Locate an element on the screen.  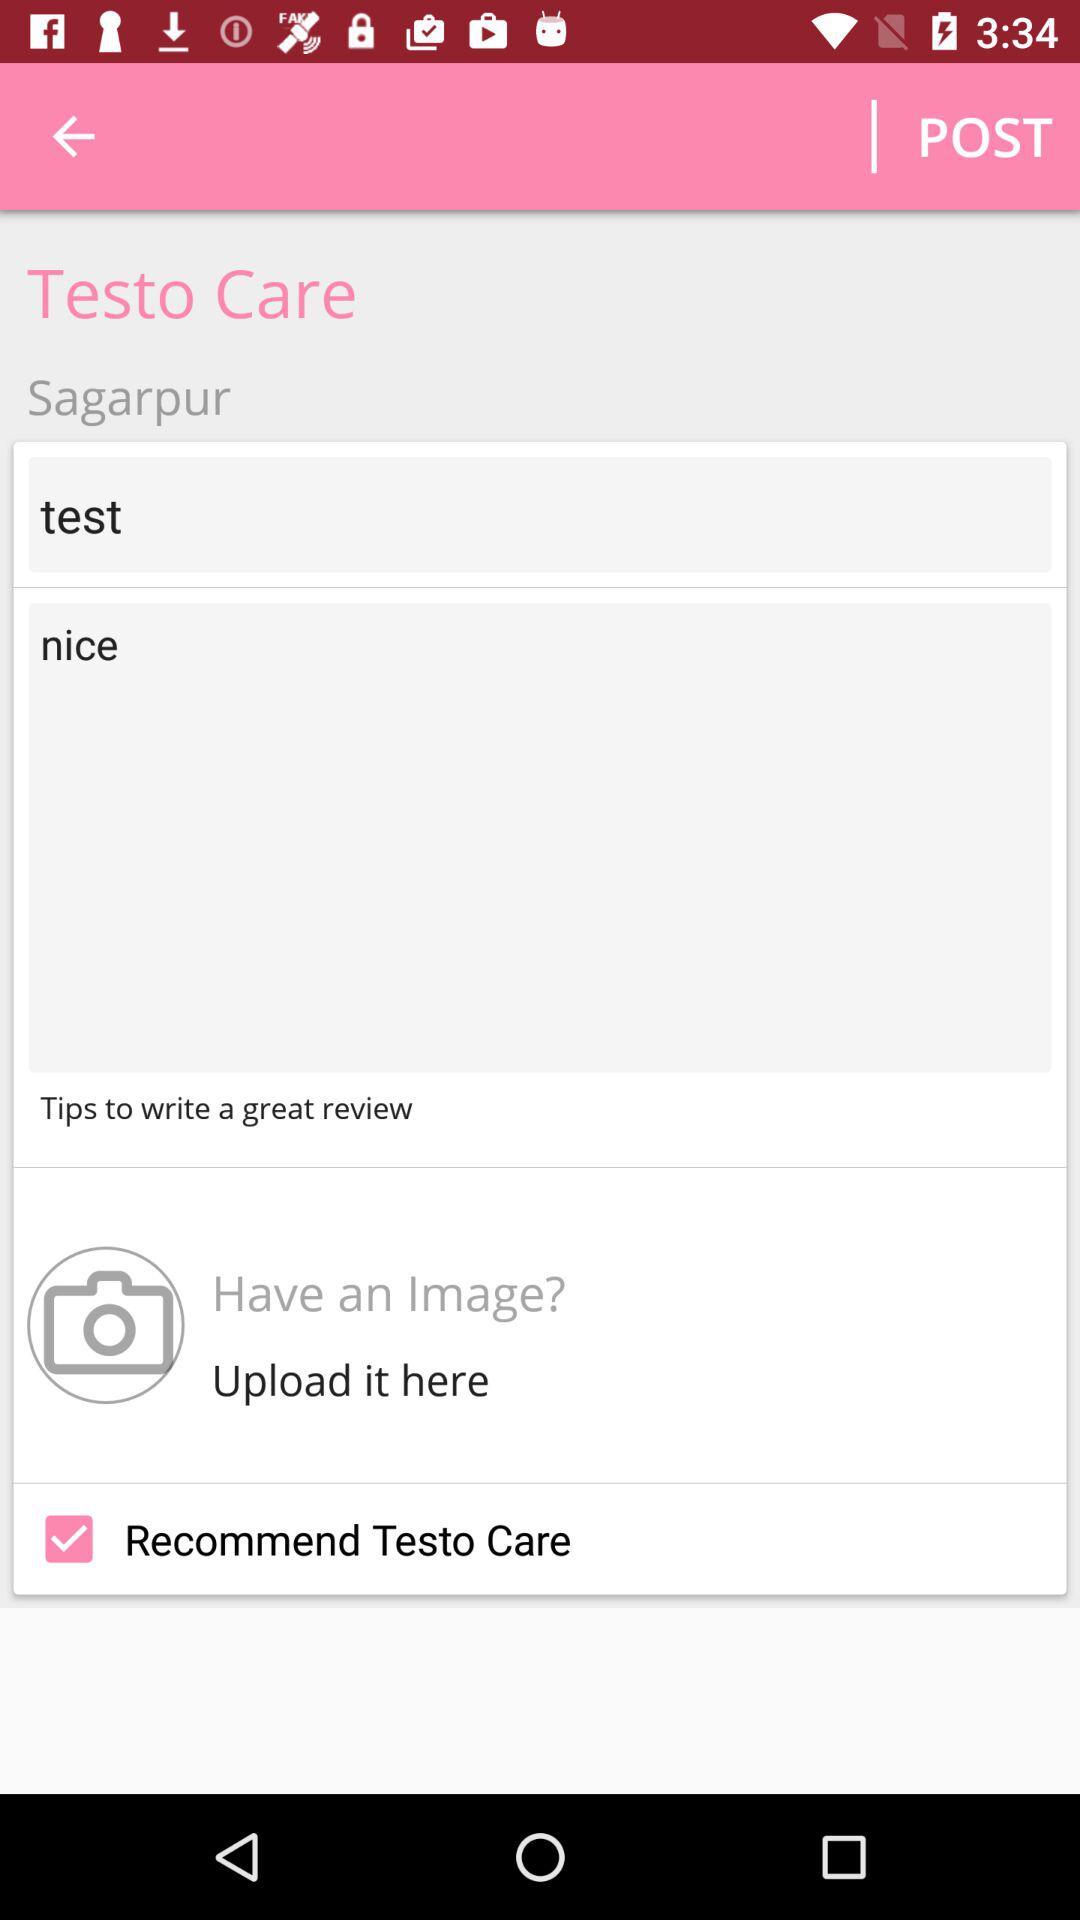
the icon above the tips to write icon is located at coordinates (540, 837).